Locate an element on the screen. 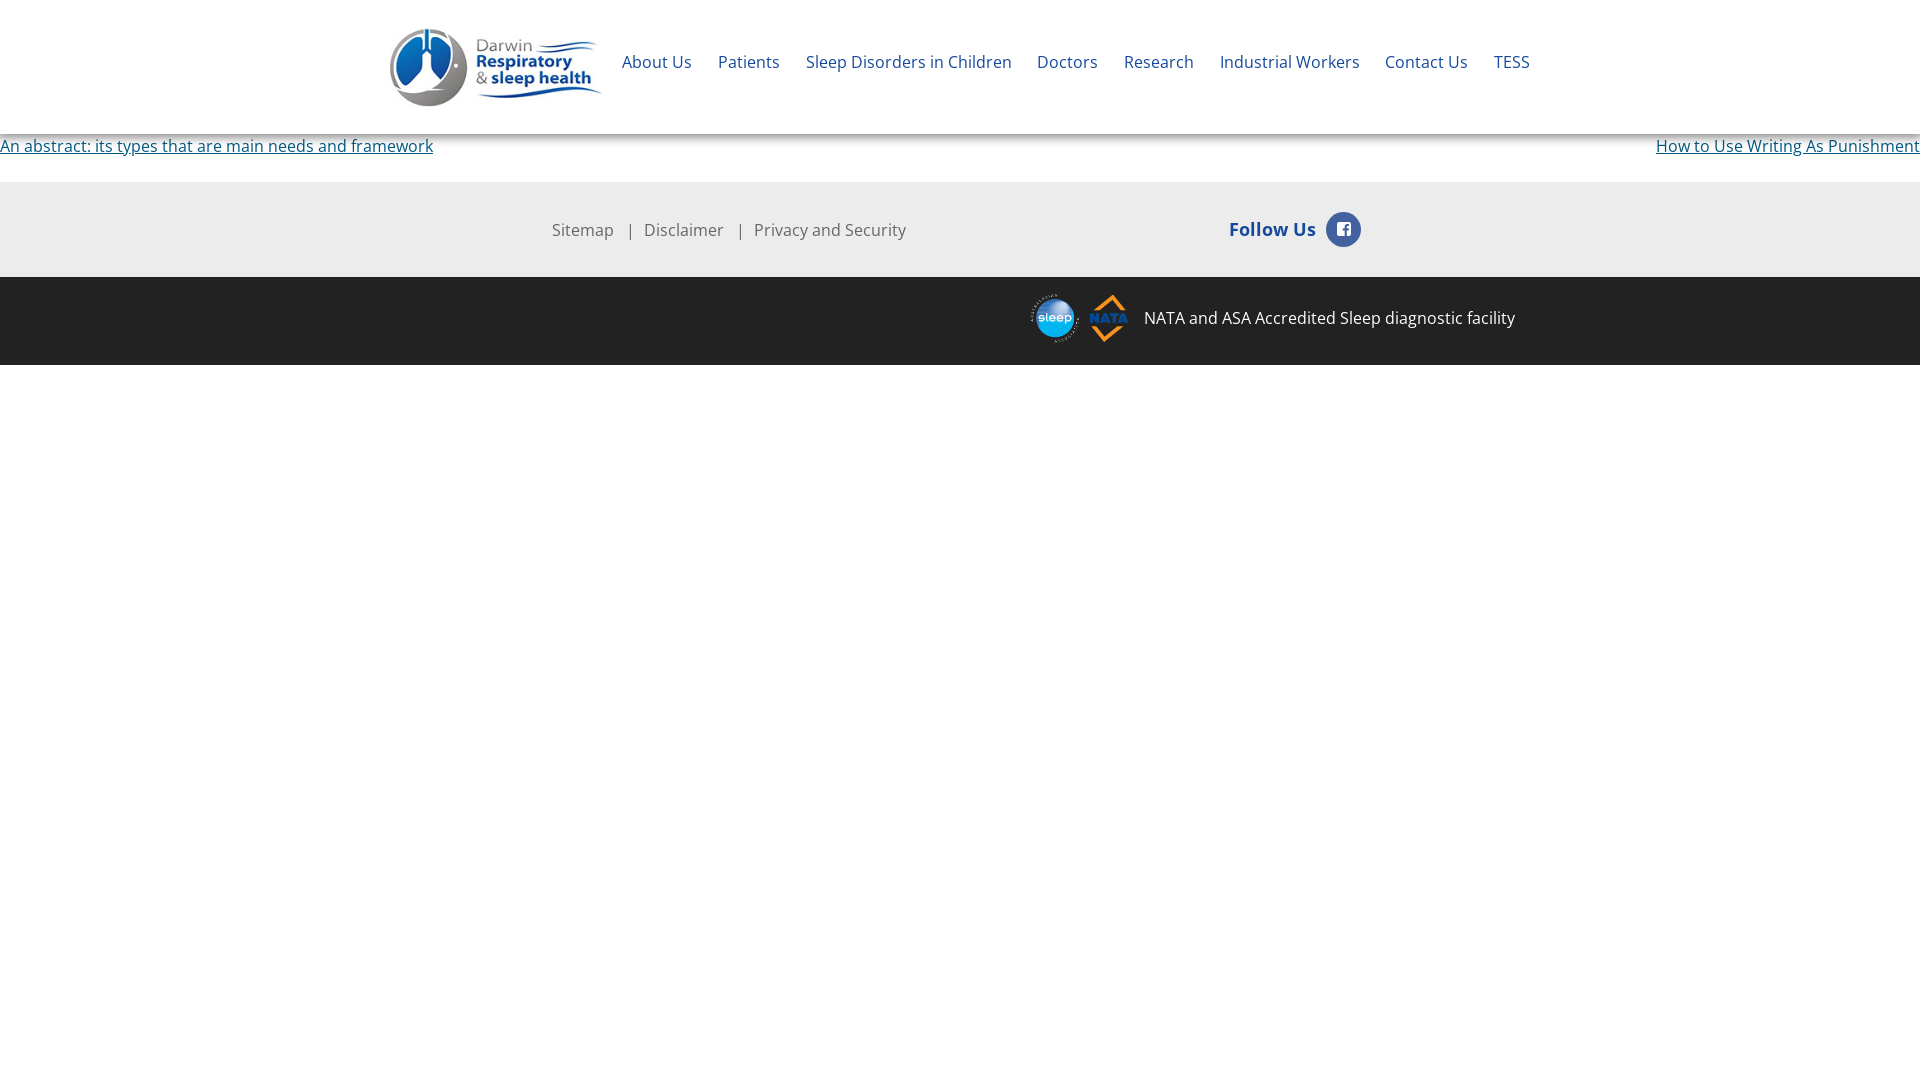 This screenshot has width=1920, height=1080. 'Darwin Respiratory & Sleep Health' is located at coordinates (520, 53).